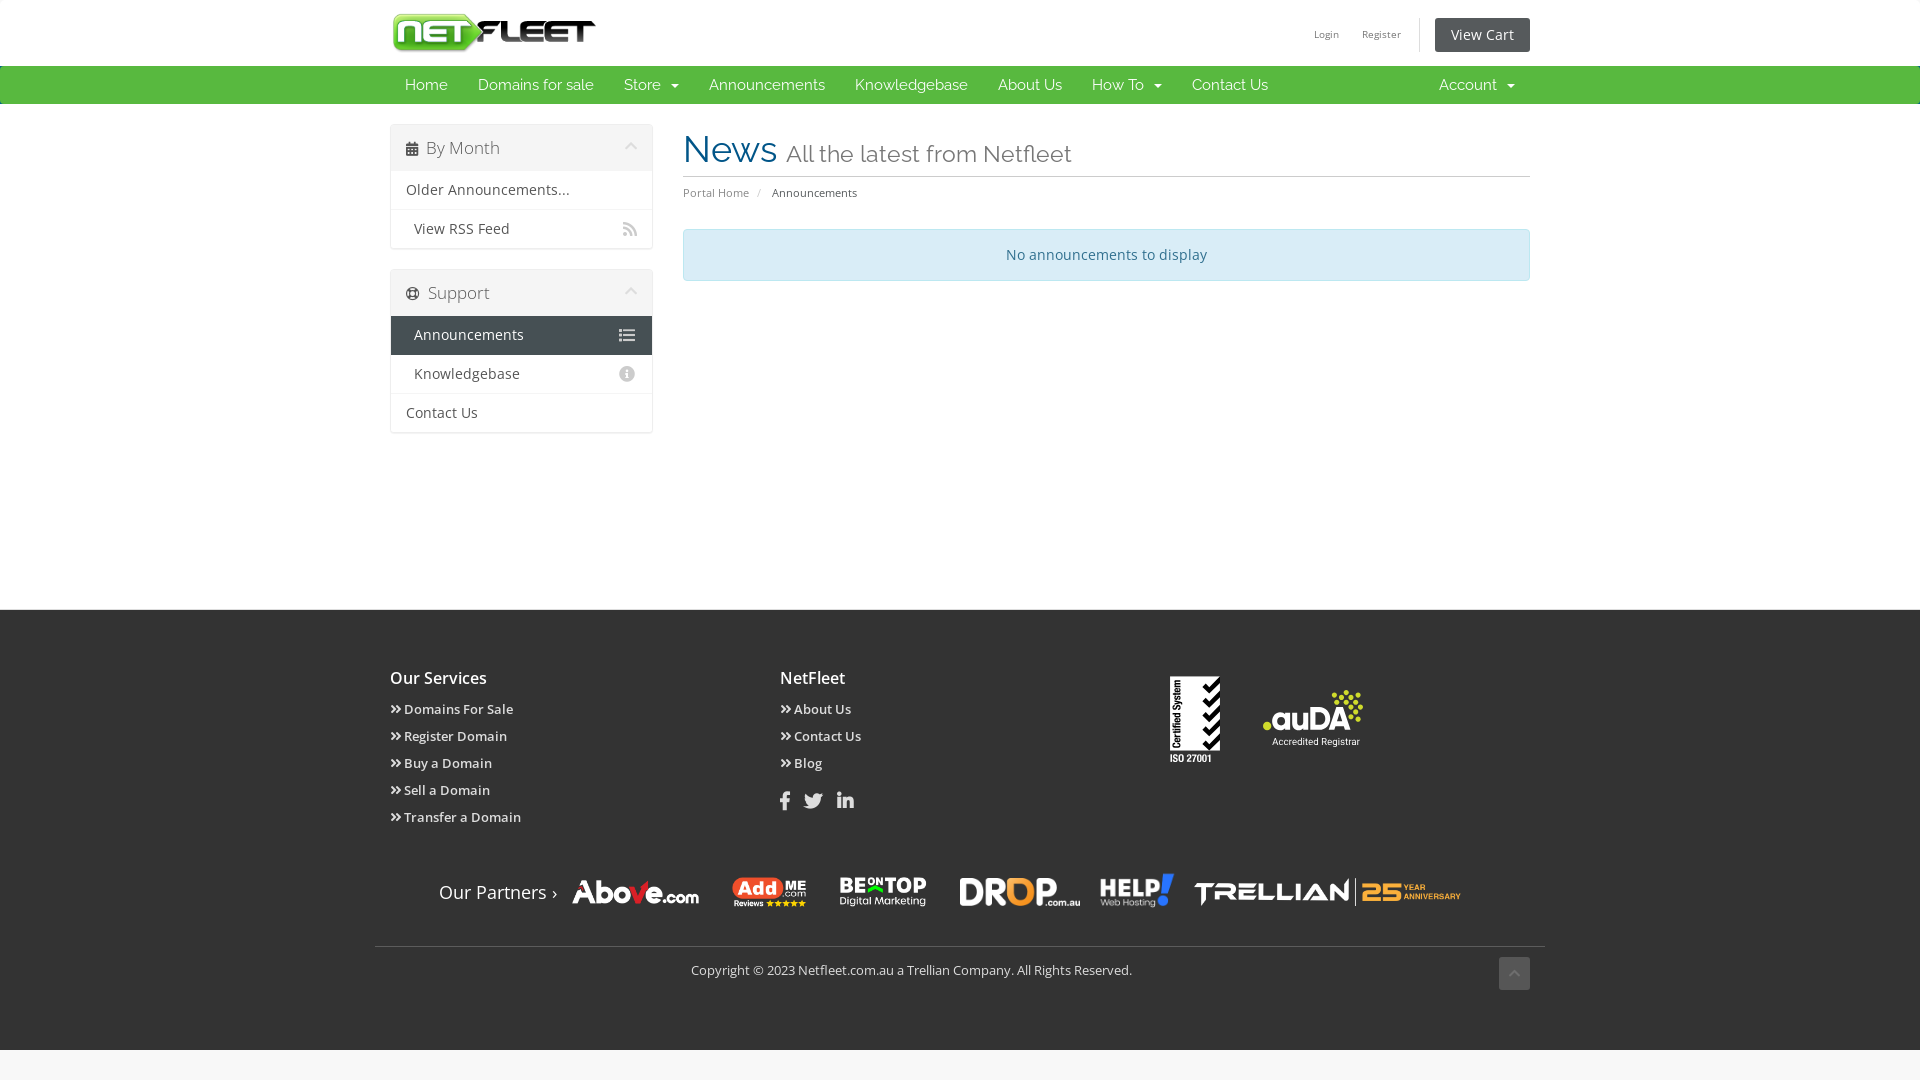 The height and width of the screenshot is (1080, 1920). I want to click on 'Register', so click(1380, 34).